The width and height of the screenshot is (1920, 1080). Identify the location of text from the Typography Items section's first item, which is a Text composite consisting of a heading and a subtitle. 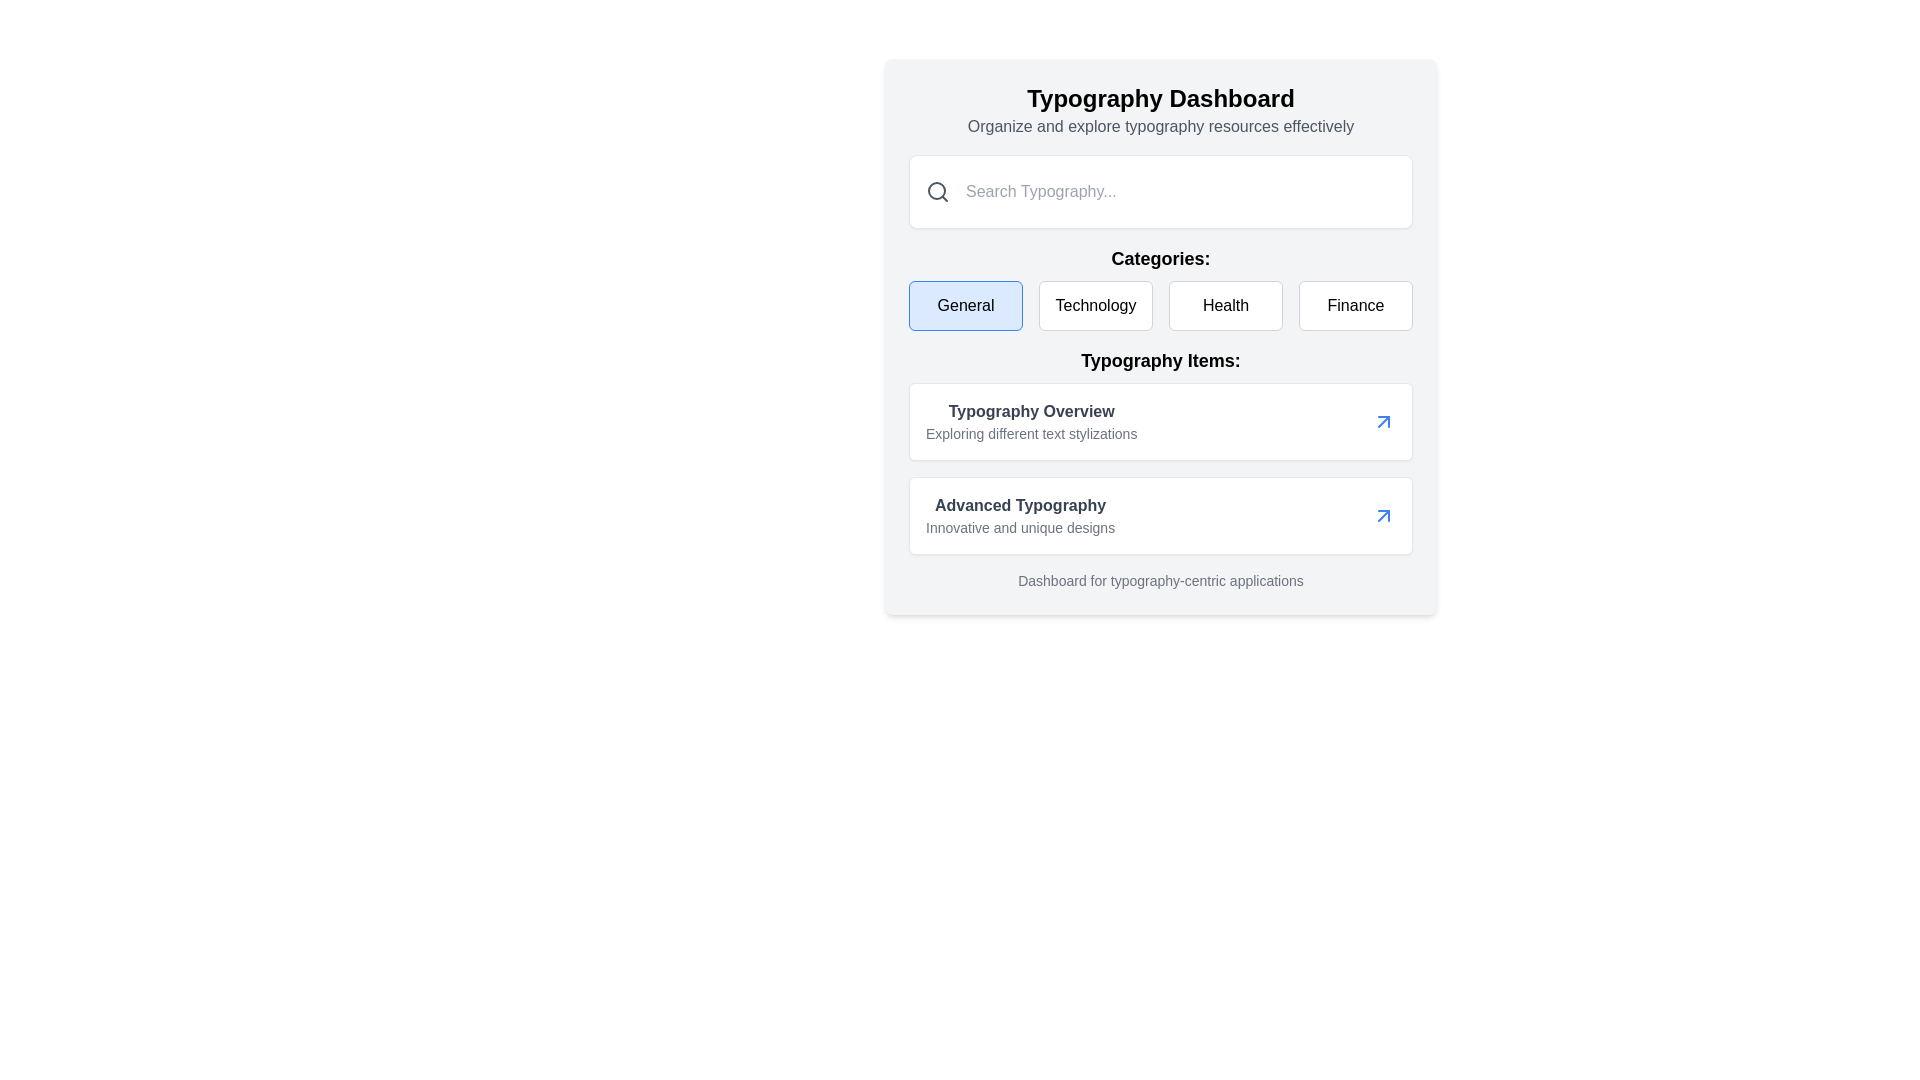
(1031, 420).